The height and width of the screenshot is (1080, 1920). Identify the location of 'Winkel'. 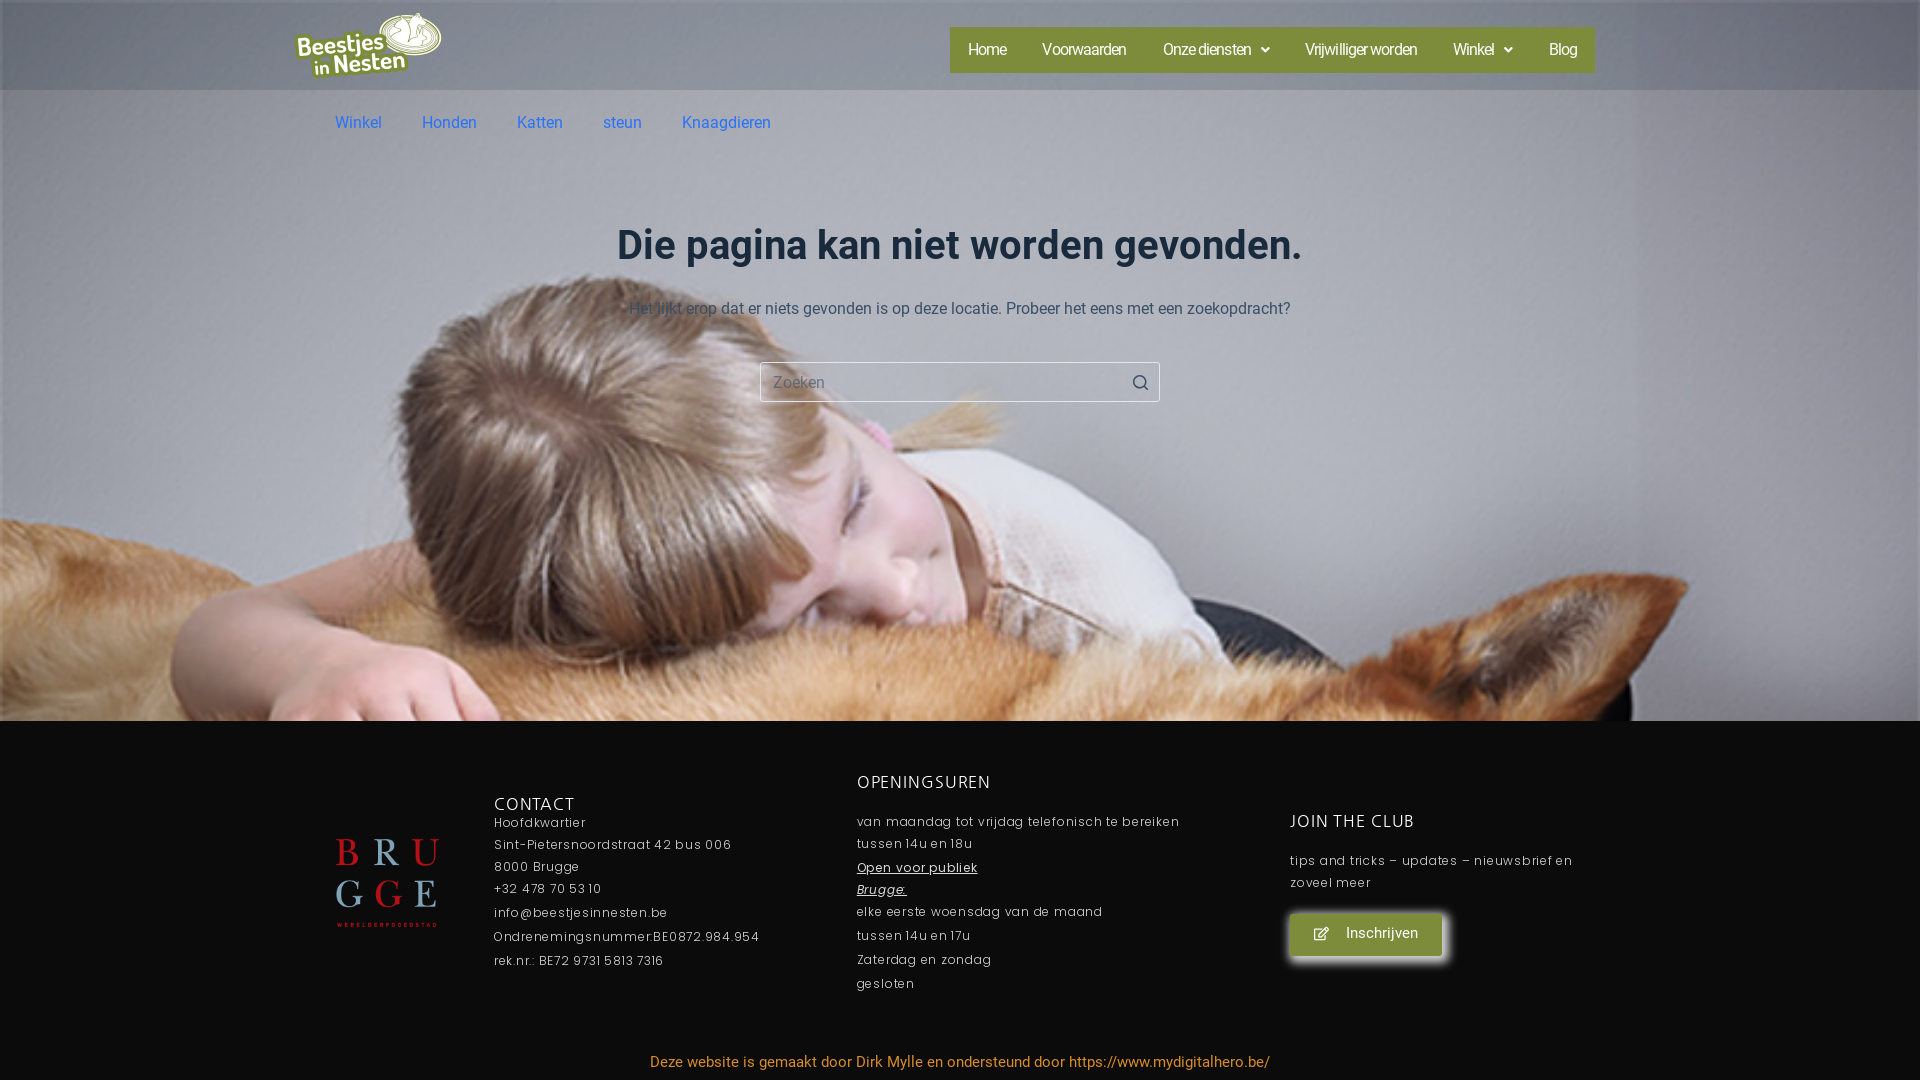
(1483, 49).